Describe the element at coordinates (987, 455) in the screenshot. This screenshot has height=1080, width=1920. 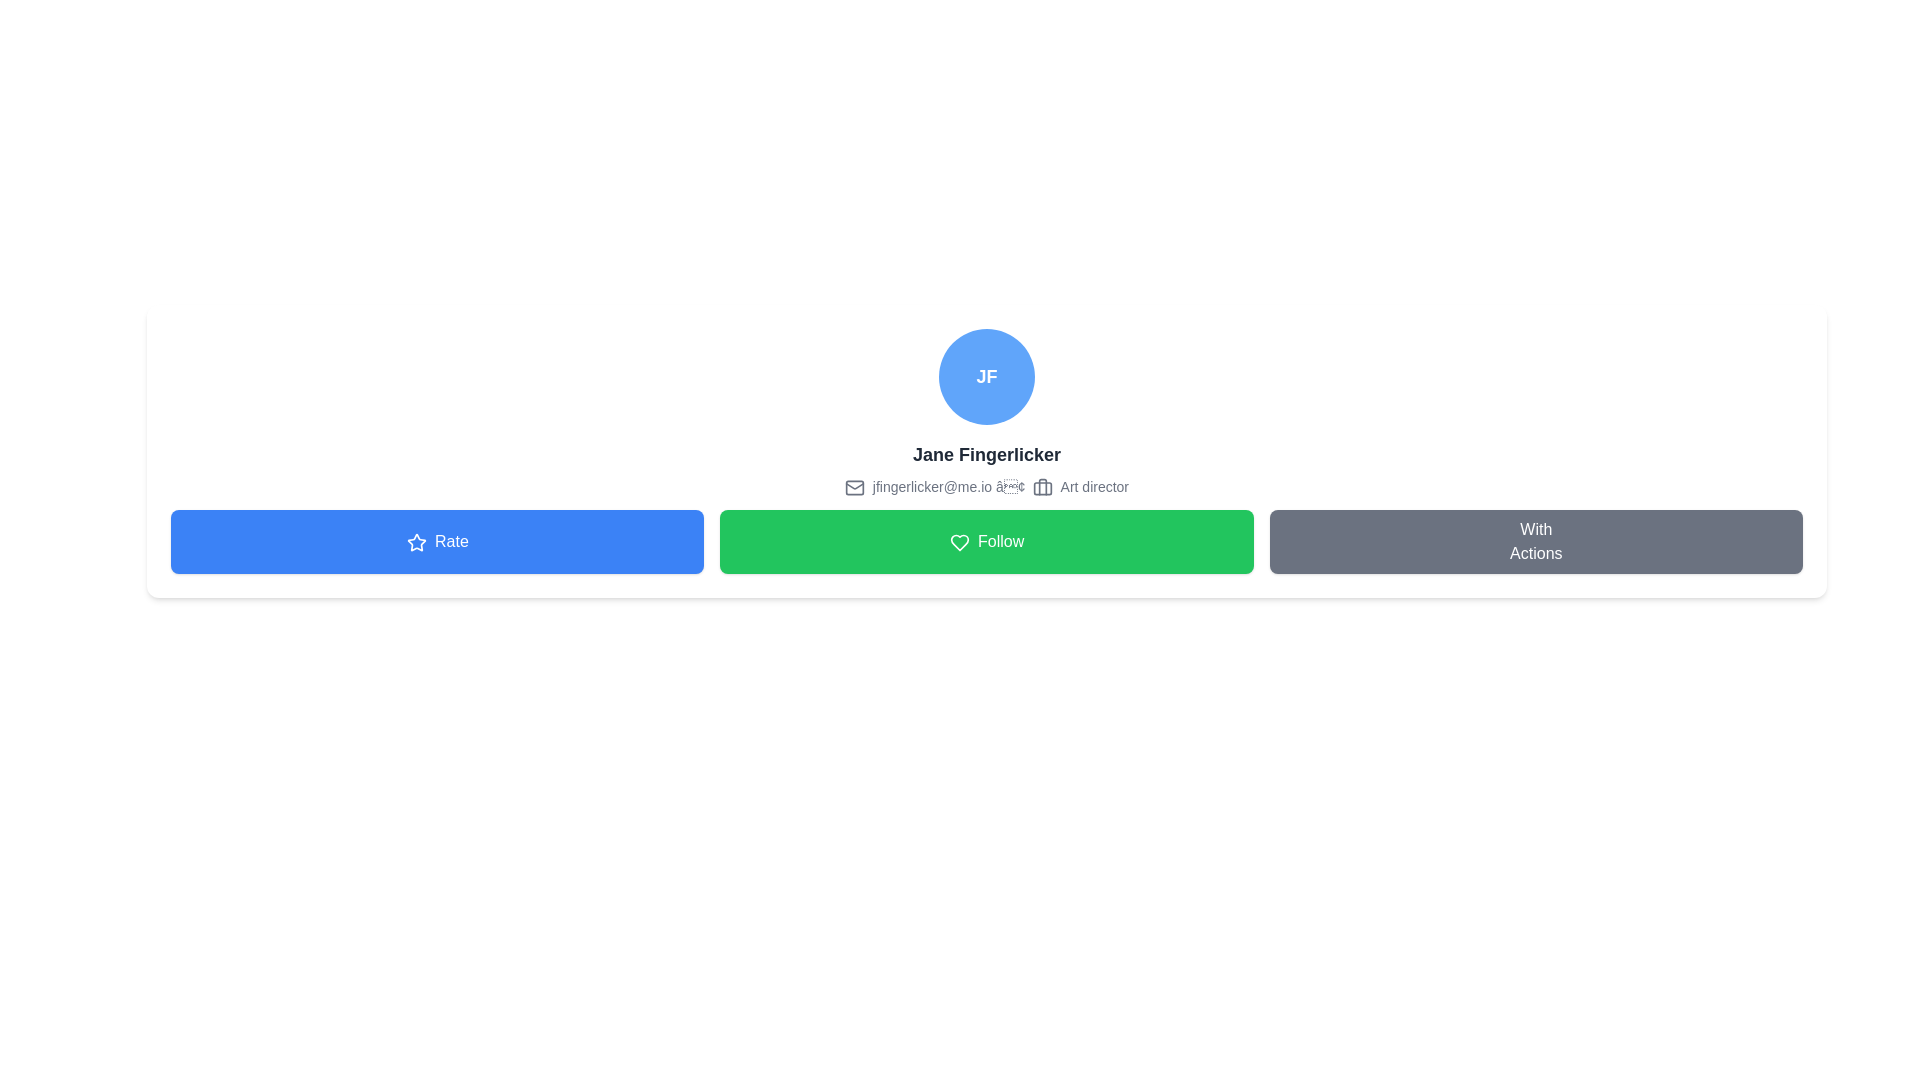
I see `text displayed in the user profile name label located below the circular avatar labeled 'JF' and above the text element containing the email and job description` at that location.